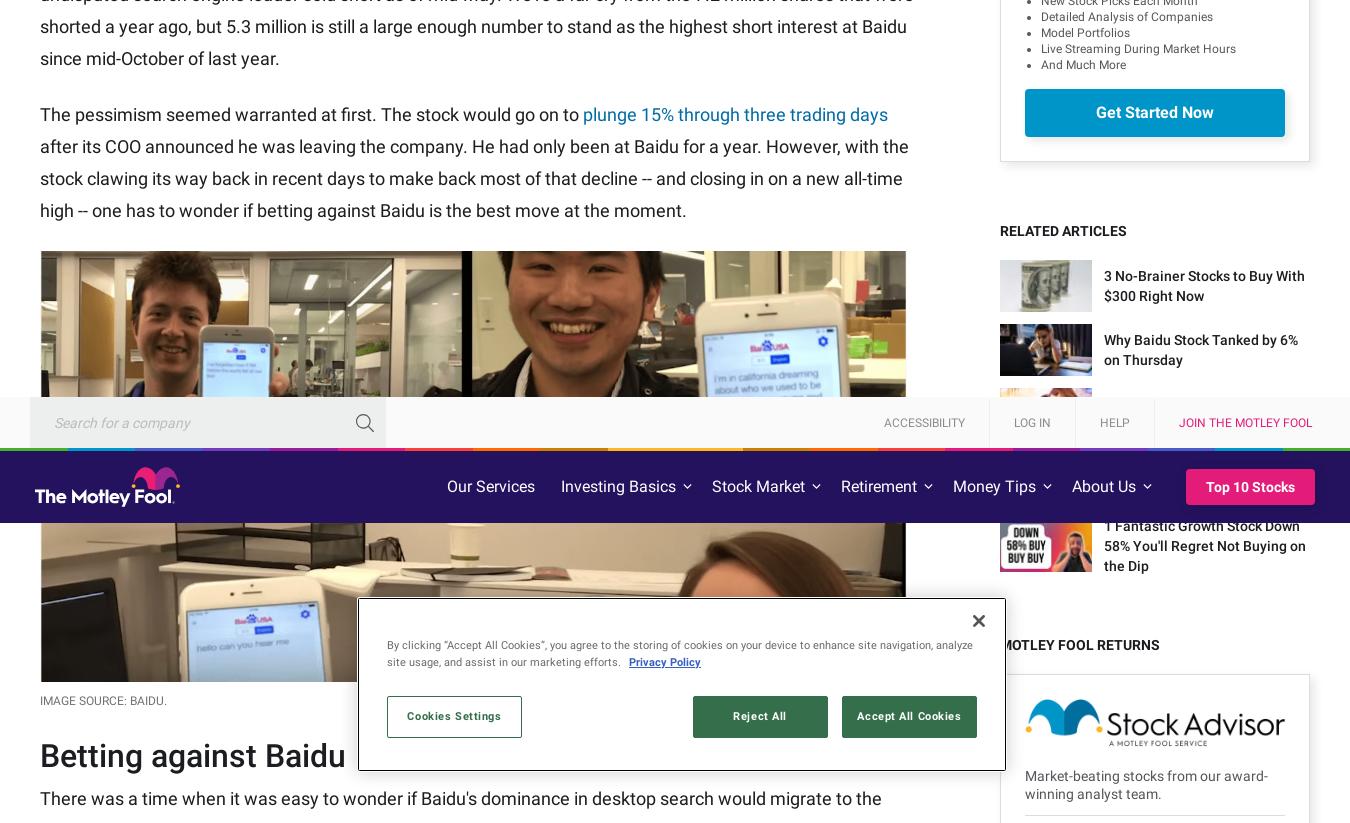 The width and height of the screenshot is (1350, 823). What do you see at coordinates (242, 756) in the screenshot?
I see `'Invest better with The Motley Fool. Get stock recommendations, portfolio guidance, and more from The Motley Fool's premium services.'` at bounding box center [242, 756].